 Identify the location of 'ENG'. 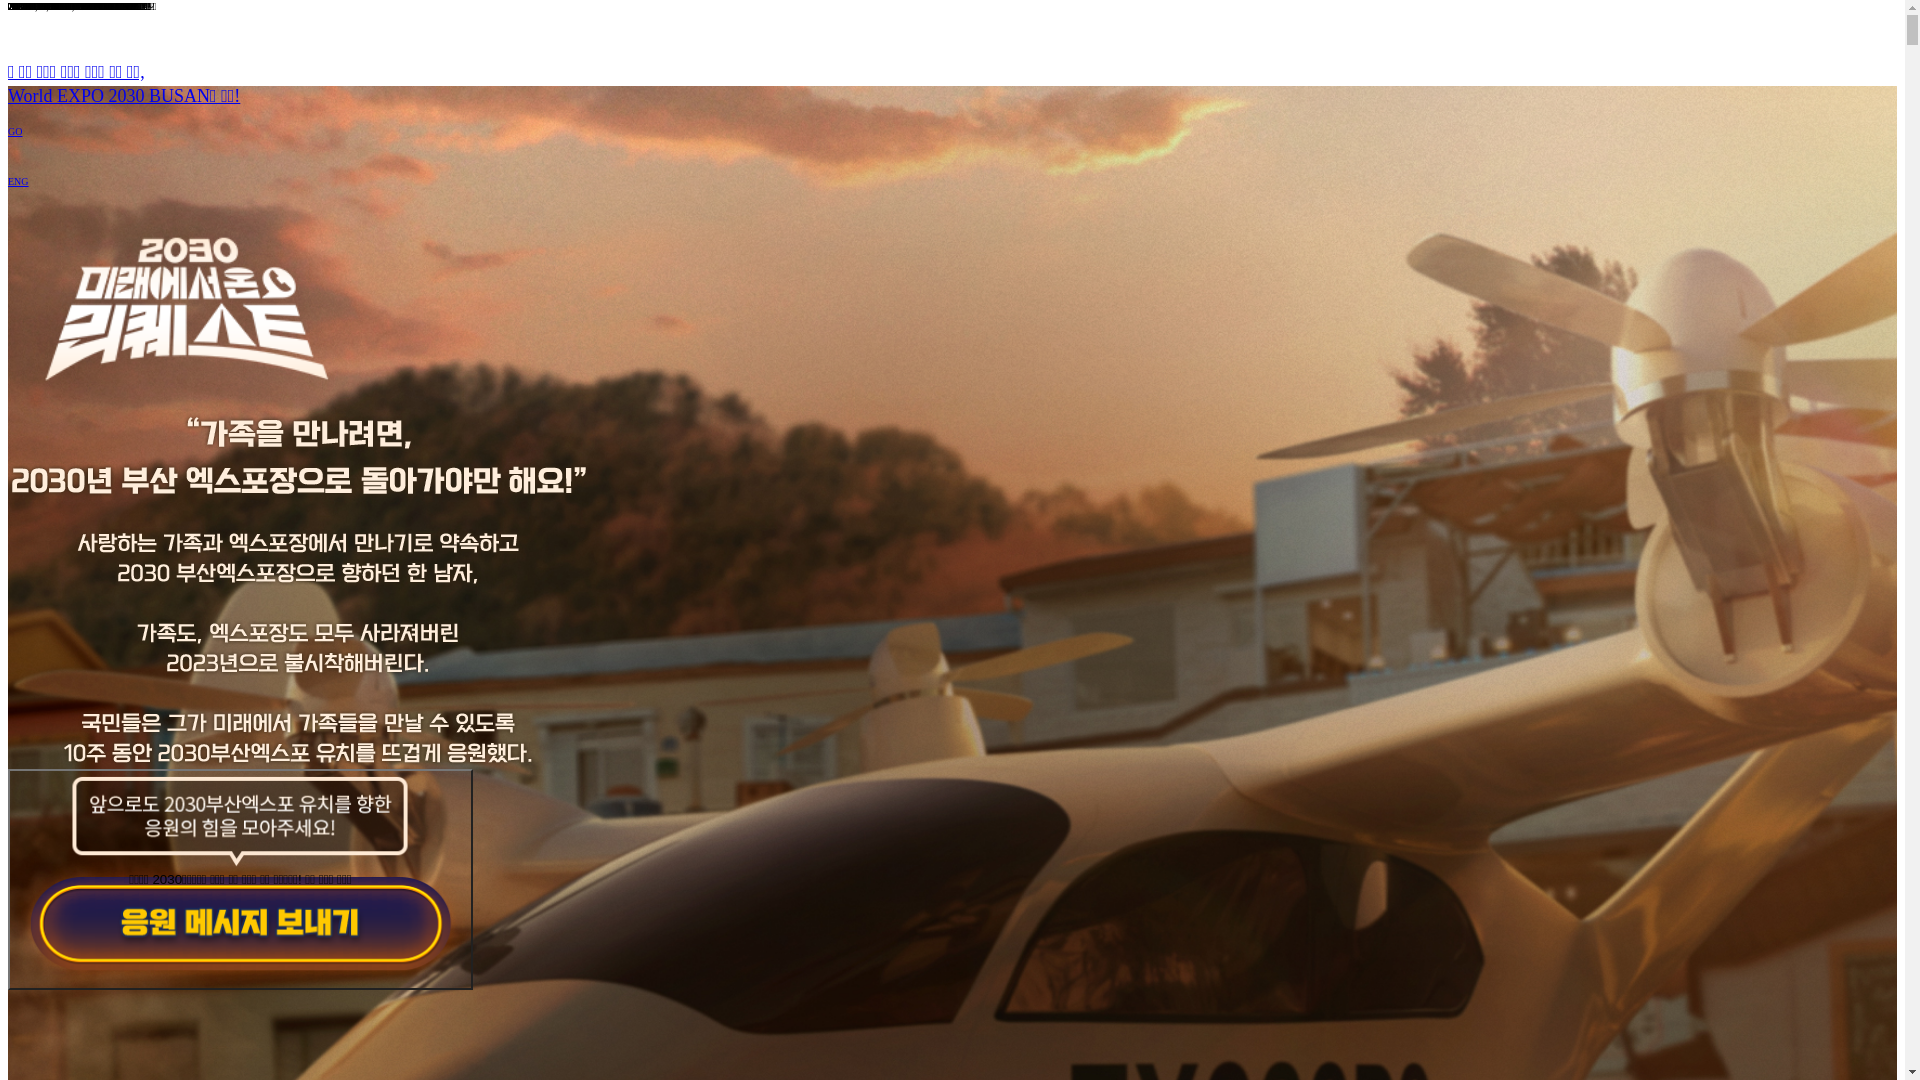
(8, 181).